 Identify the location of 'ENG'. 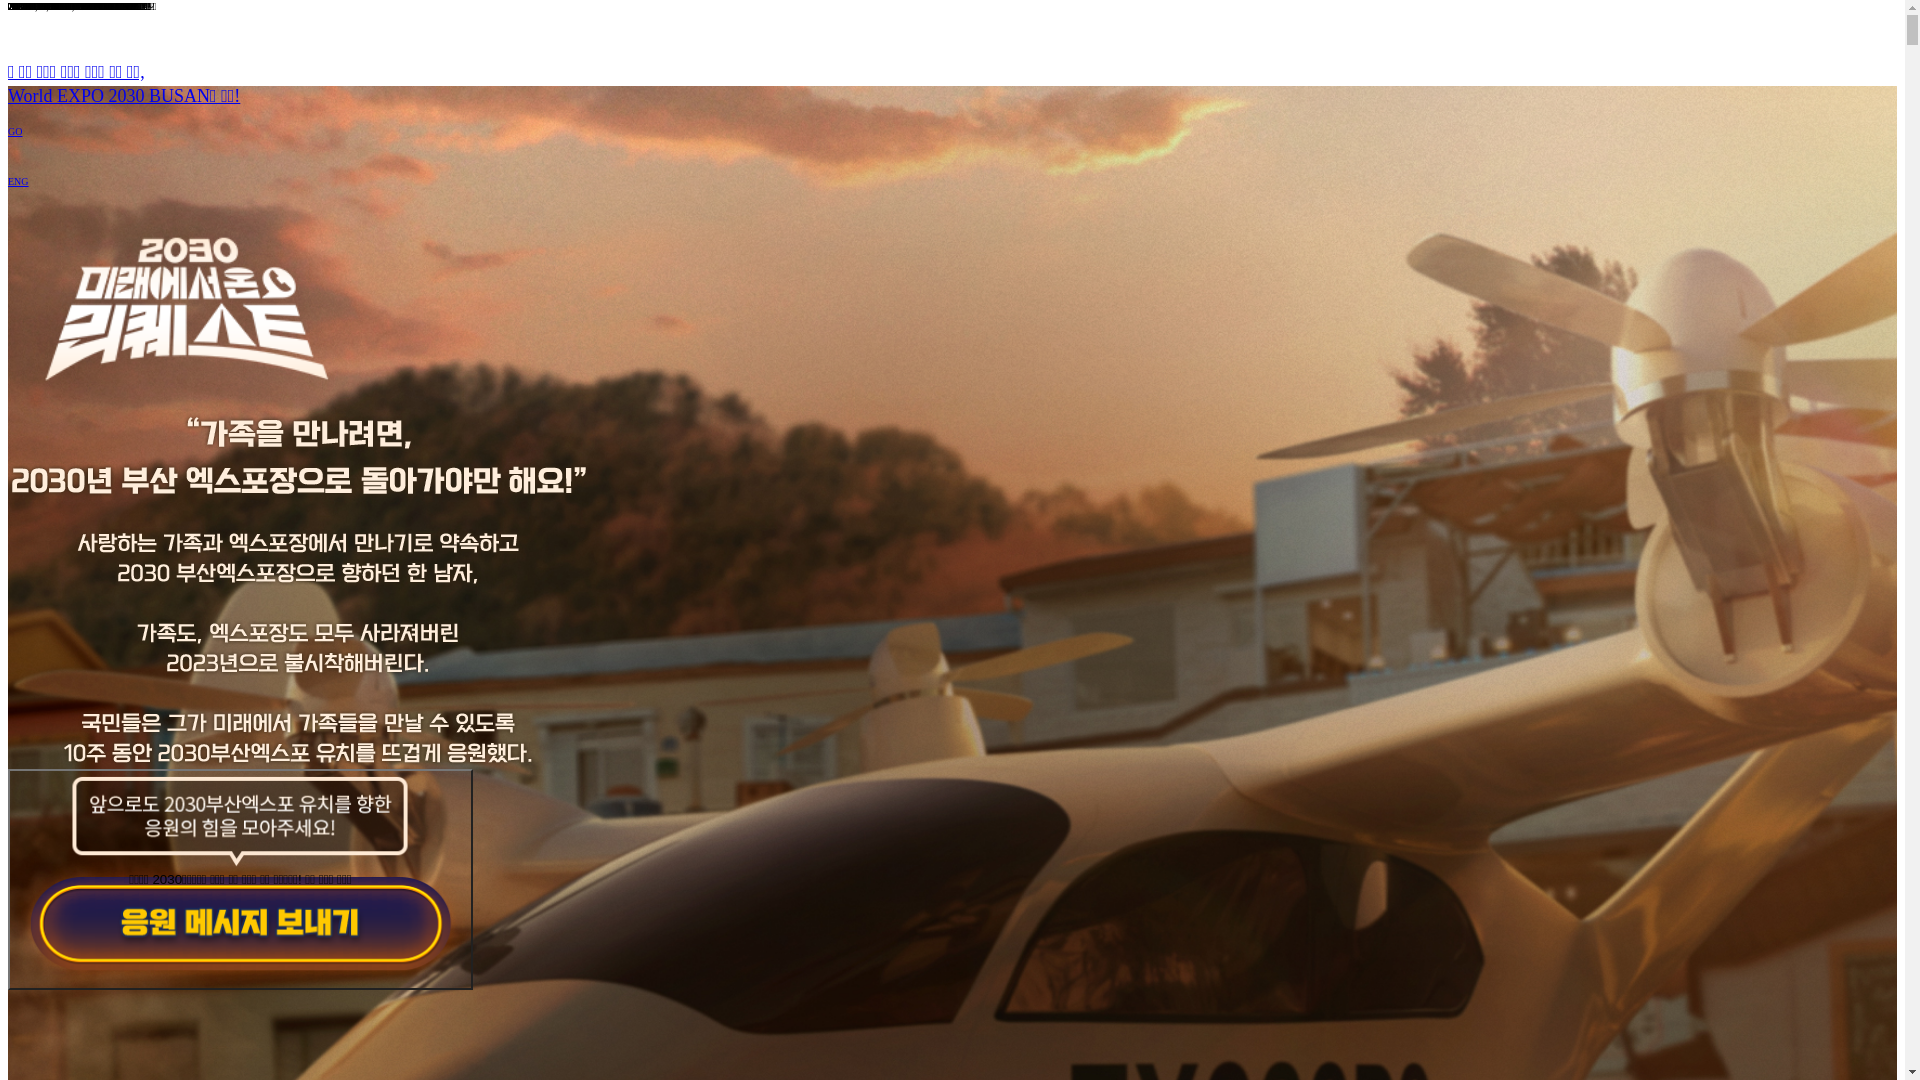
(8, 181).